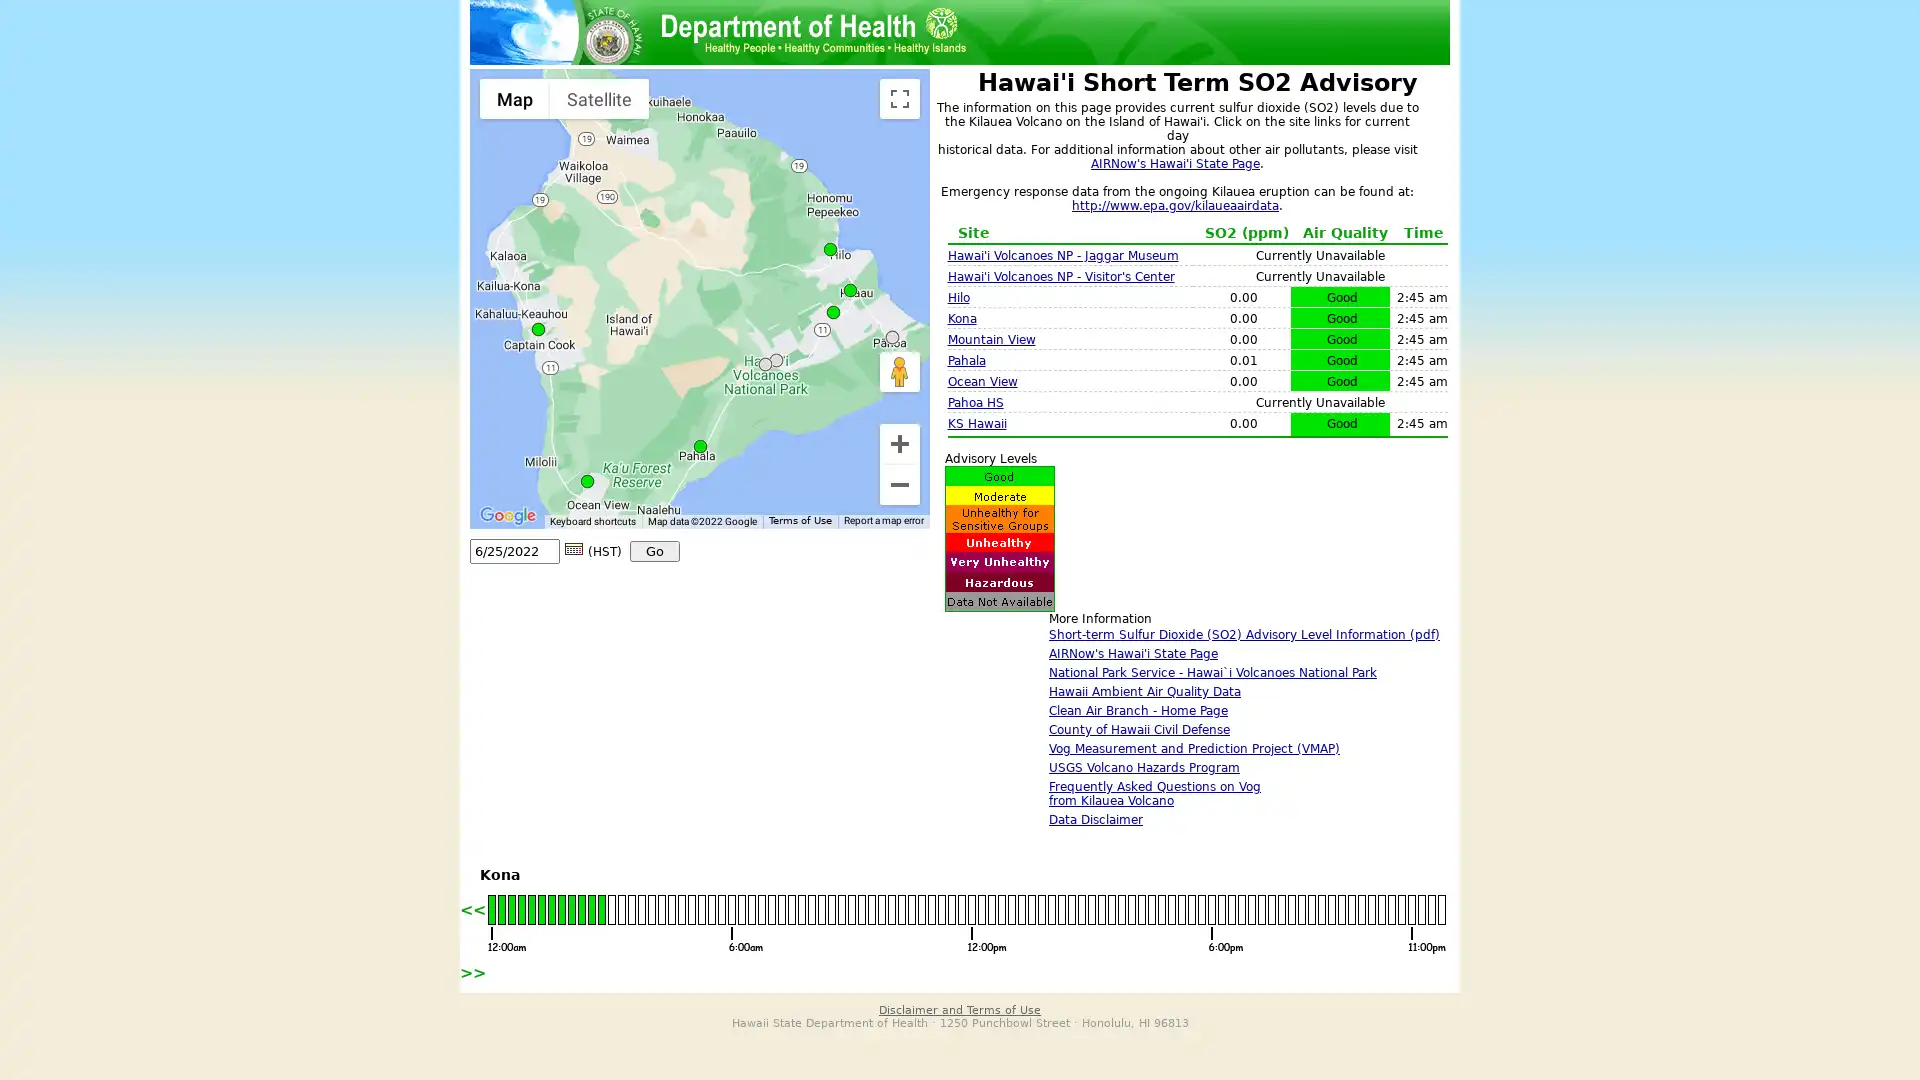  What do you see at coordinates (833, 312) in the screenshot?
I see `Mountain View: SO2 0.00 ppm (Good) on 06/25 at 02:45 am` at bounding box center [833, 312].